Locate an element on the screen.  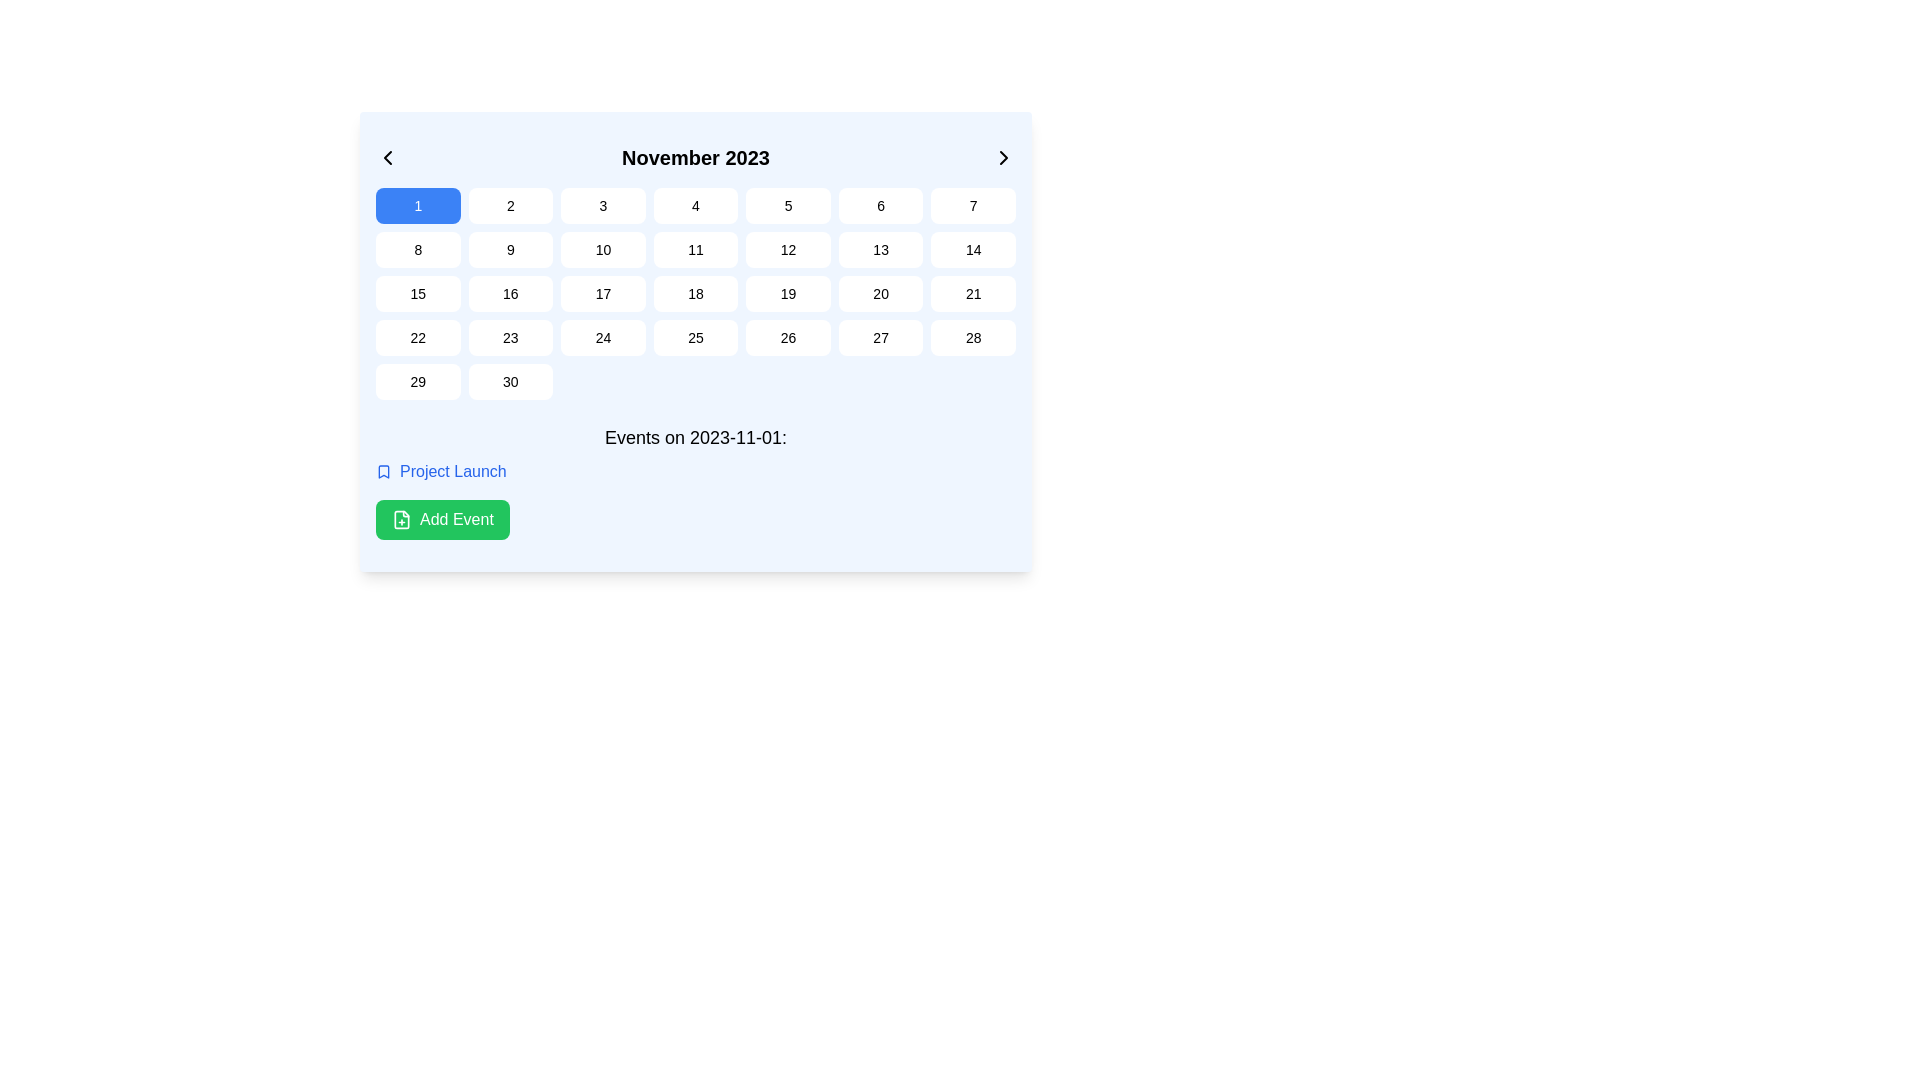
the rounded rectangular button with the text '20' in the calendar view is located at coordinates (880, 293).